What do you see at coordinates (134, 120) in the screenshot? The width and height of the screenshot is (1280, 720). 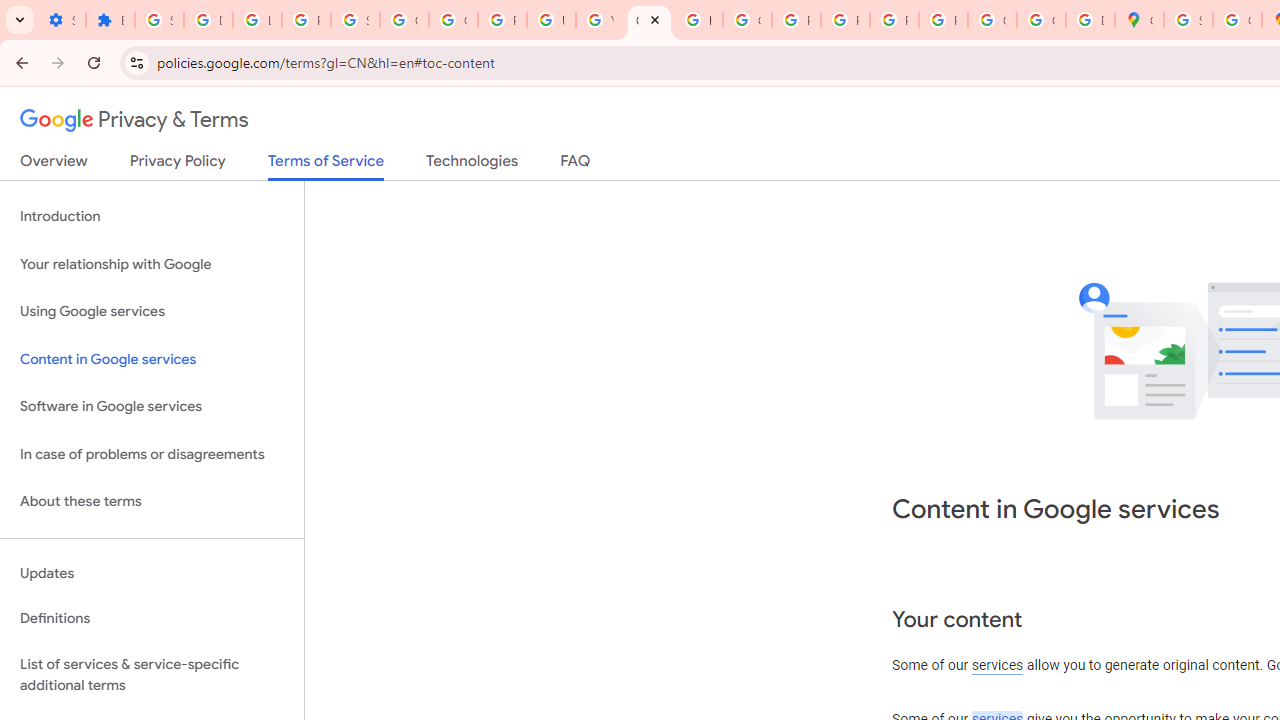 I see `'Privacy & Terms'` at bounding box center [134, 120].